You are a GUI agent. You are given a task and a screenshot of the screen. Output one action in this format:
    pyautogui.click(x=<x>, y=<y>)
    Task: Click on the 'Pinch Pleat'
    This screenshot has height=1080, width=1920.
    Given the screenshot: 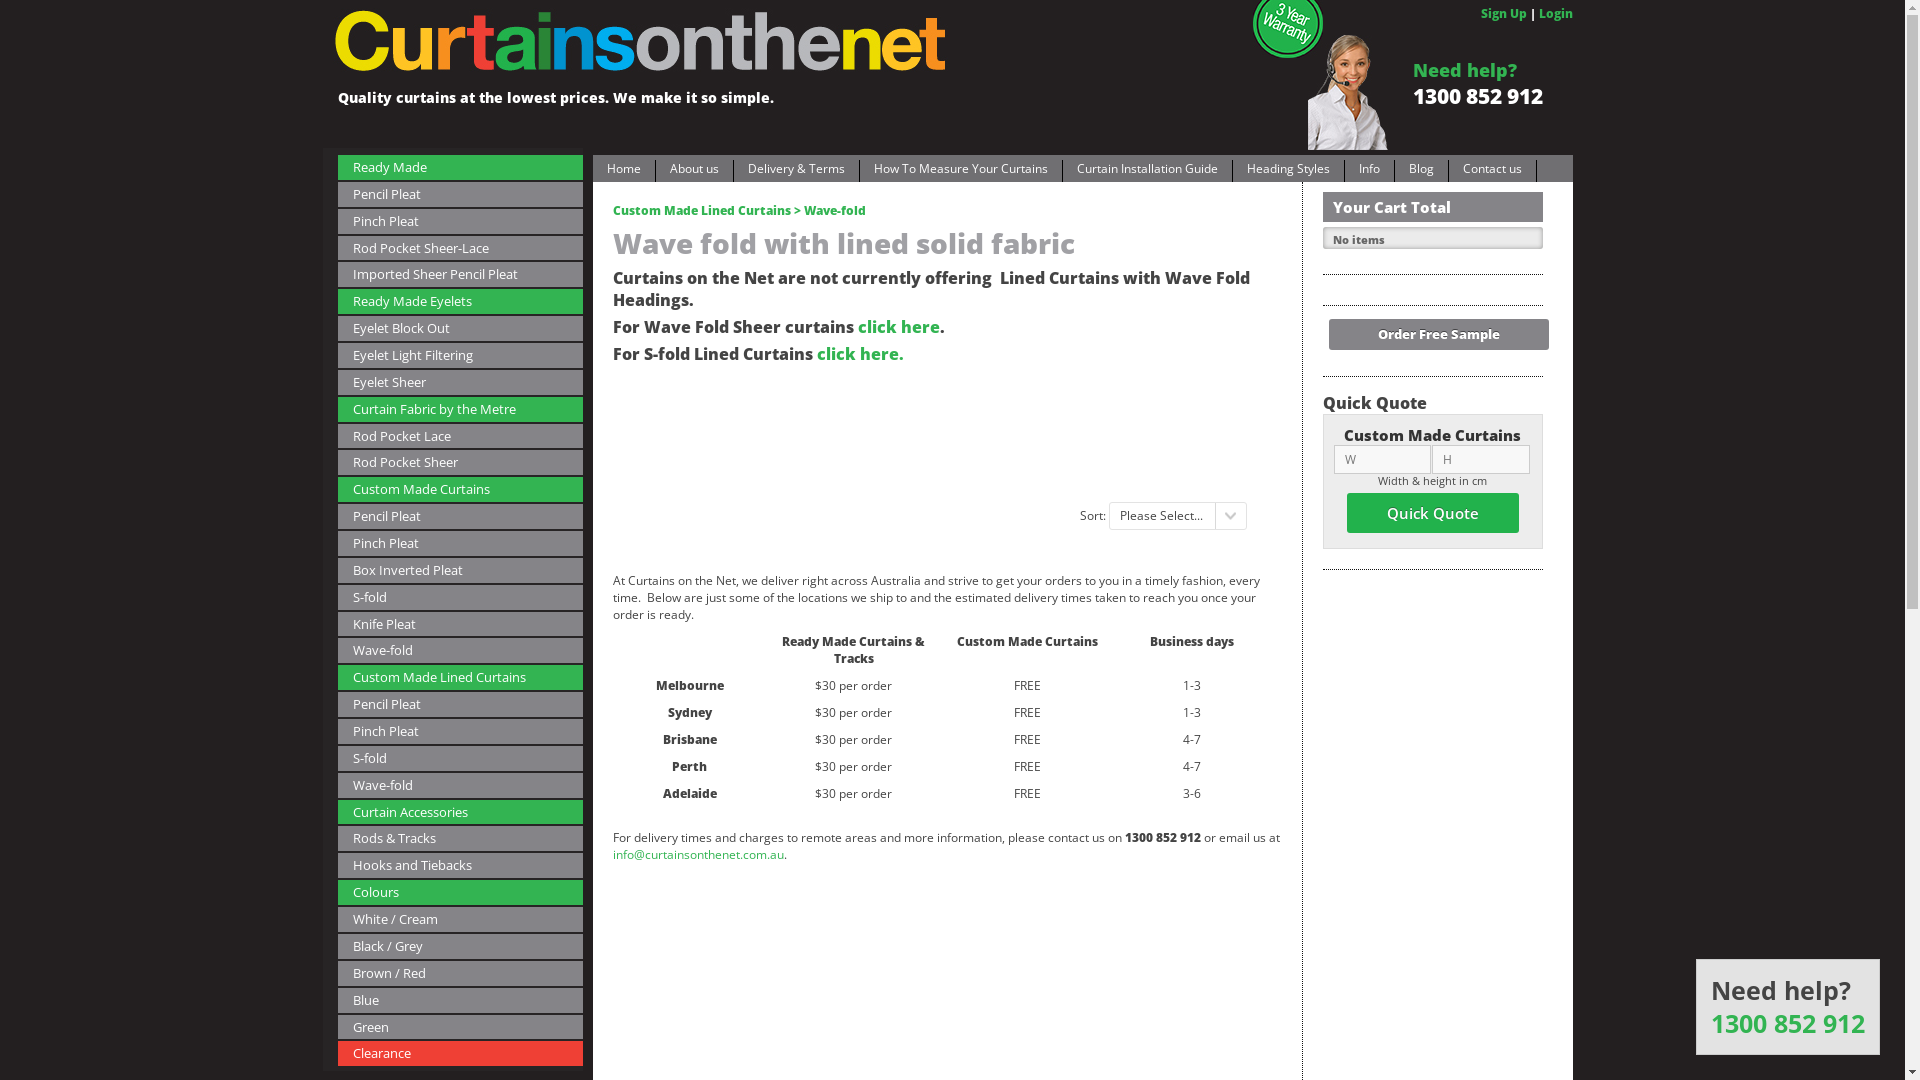 What is the action you would take?
    pyautogui.click(x=337, y=221)
    